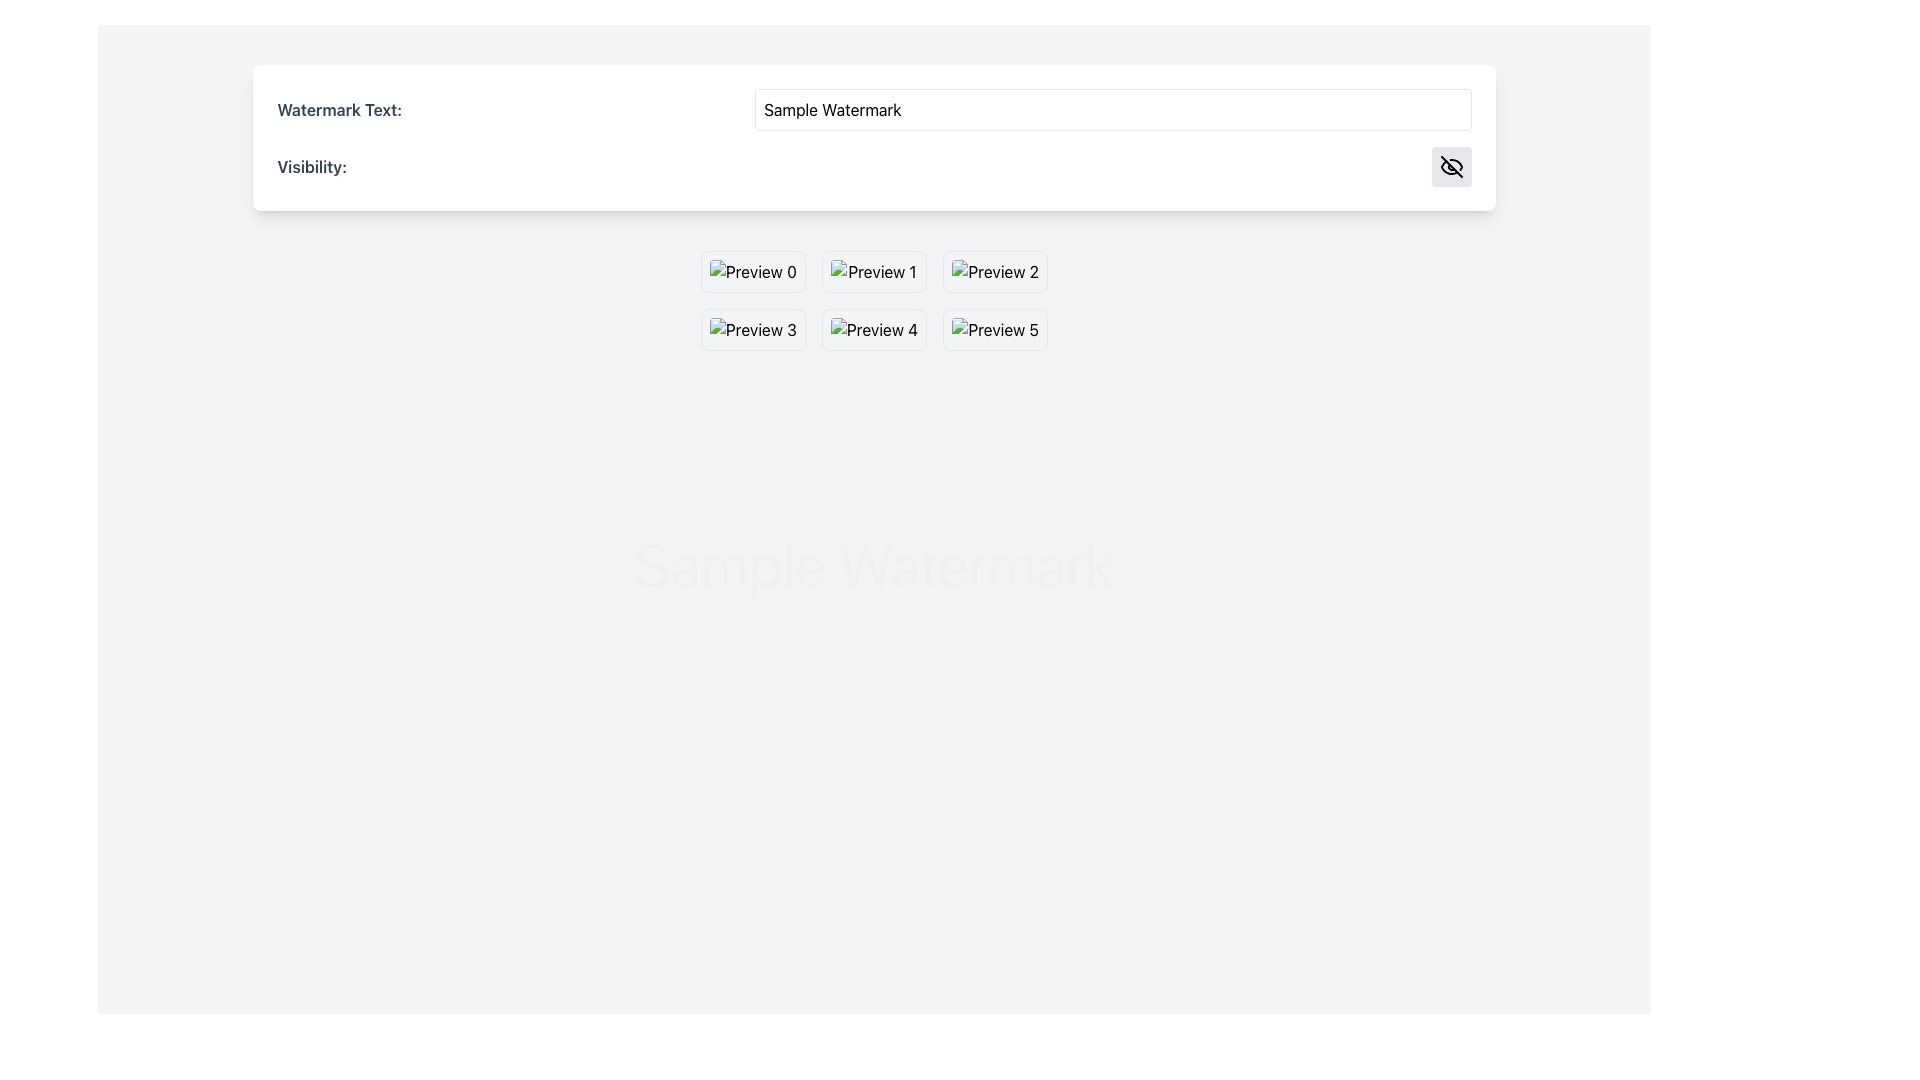  Describe the element at coordinates (995, 272) in the screenshot. I see `the image preview component of the selectable preview card labeled 'Preview 2', which is located in the first row, third column of the grid` at that location.